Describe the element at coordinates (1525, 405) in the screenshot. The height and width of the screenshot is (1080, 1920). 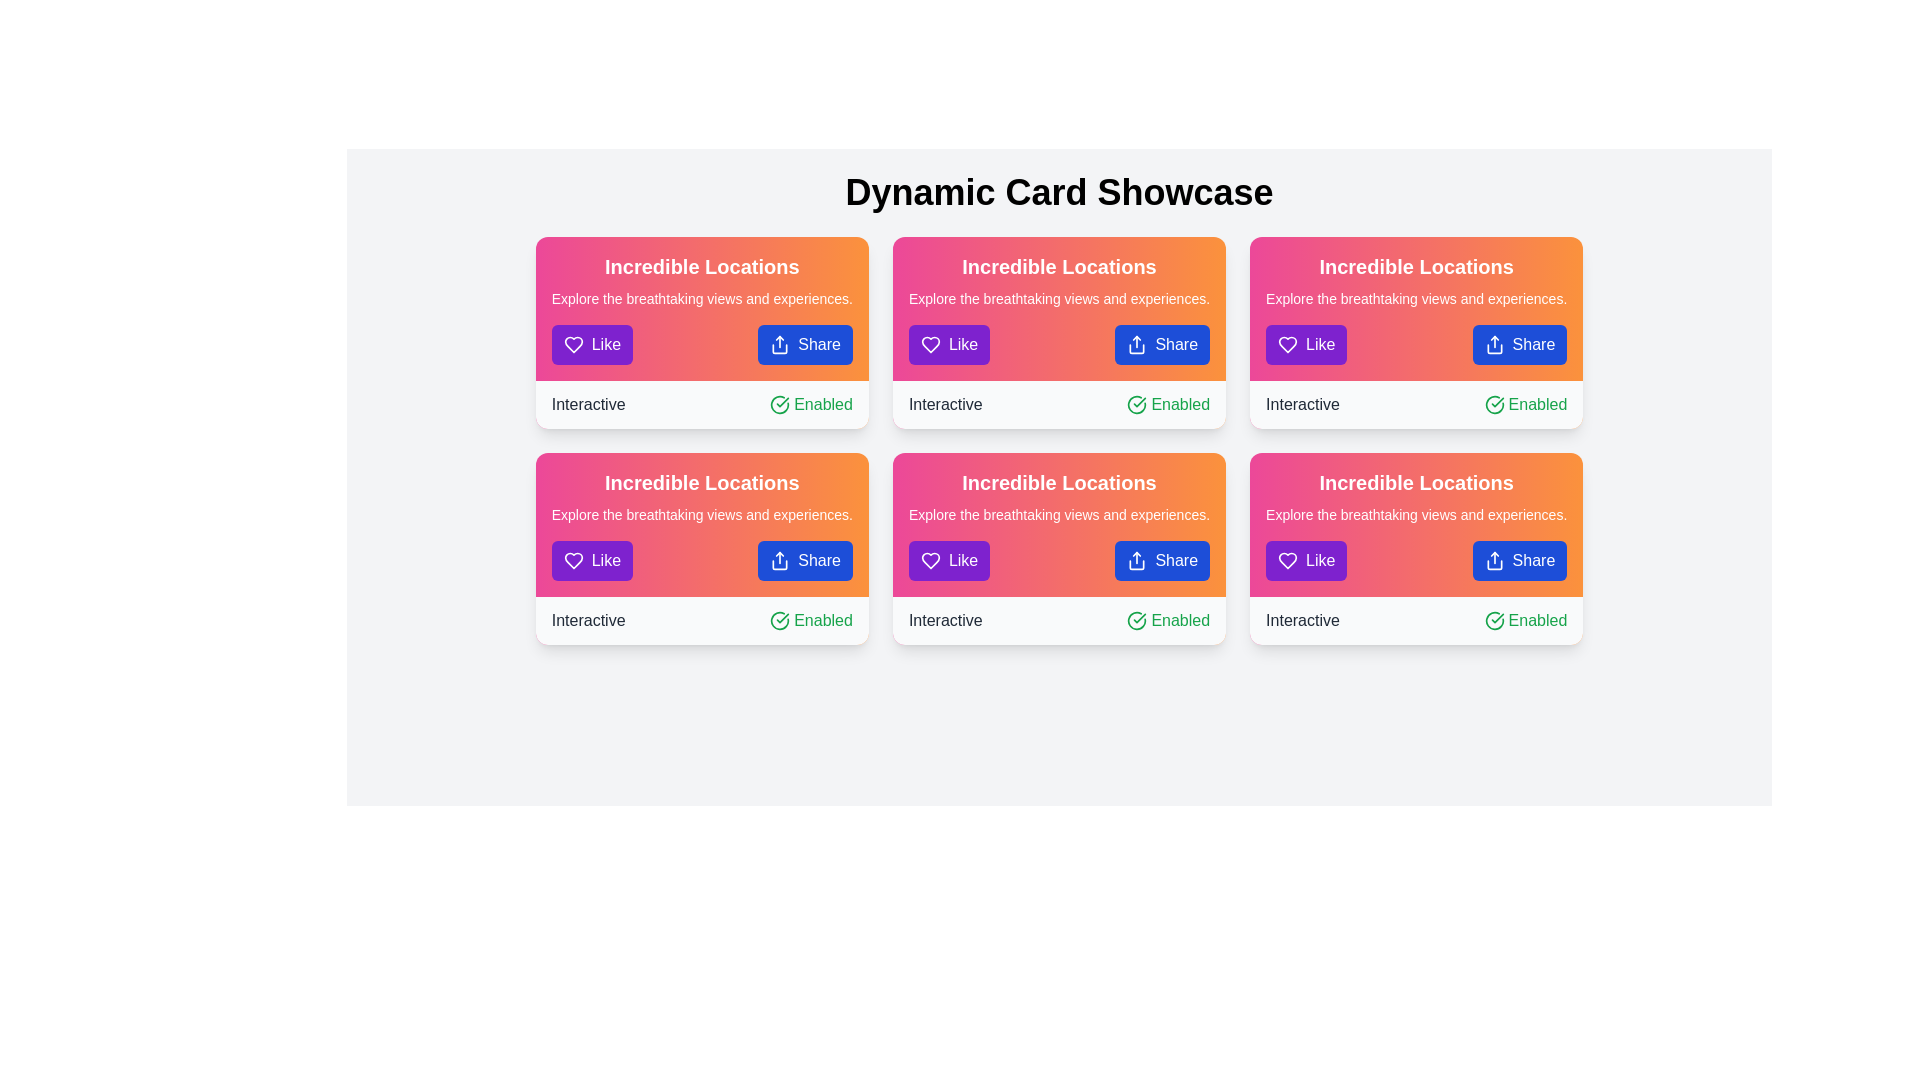
I see `the label with icon located in the bottom-right corner of the second card in the first row of the grid layout` at that location.